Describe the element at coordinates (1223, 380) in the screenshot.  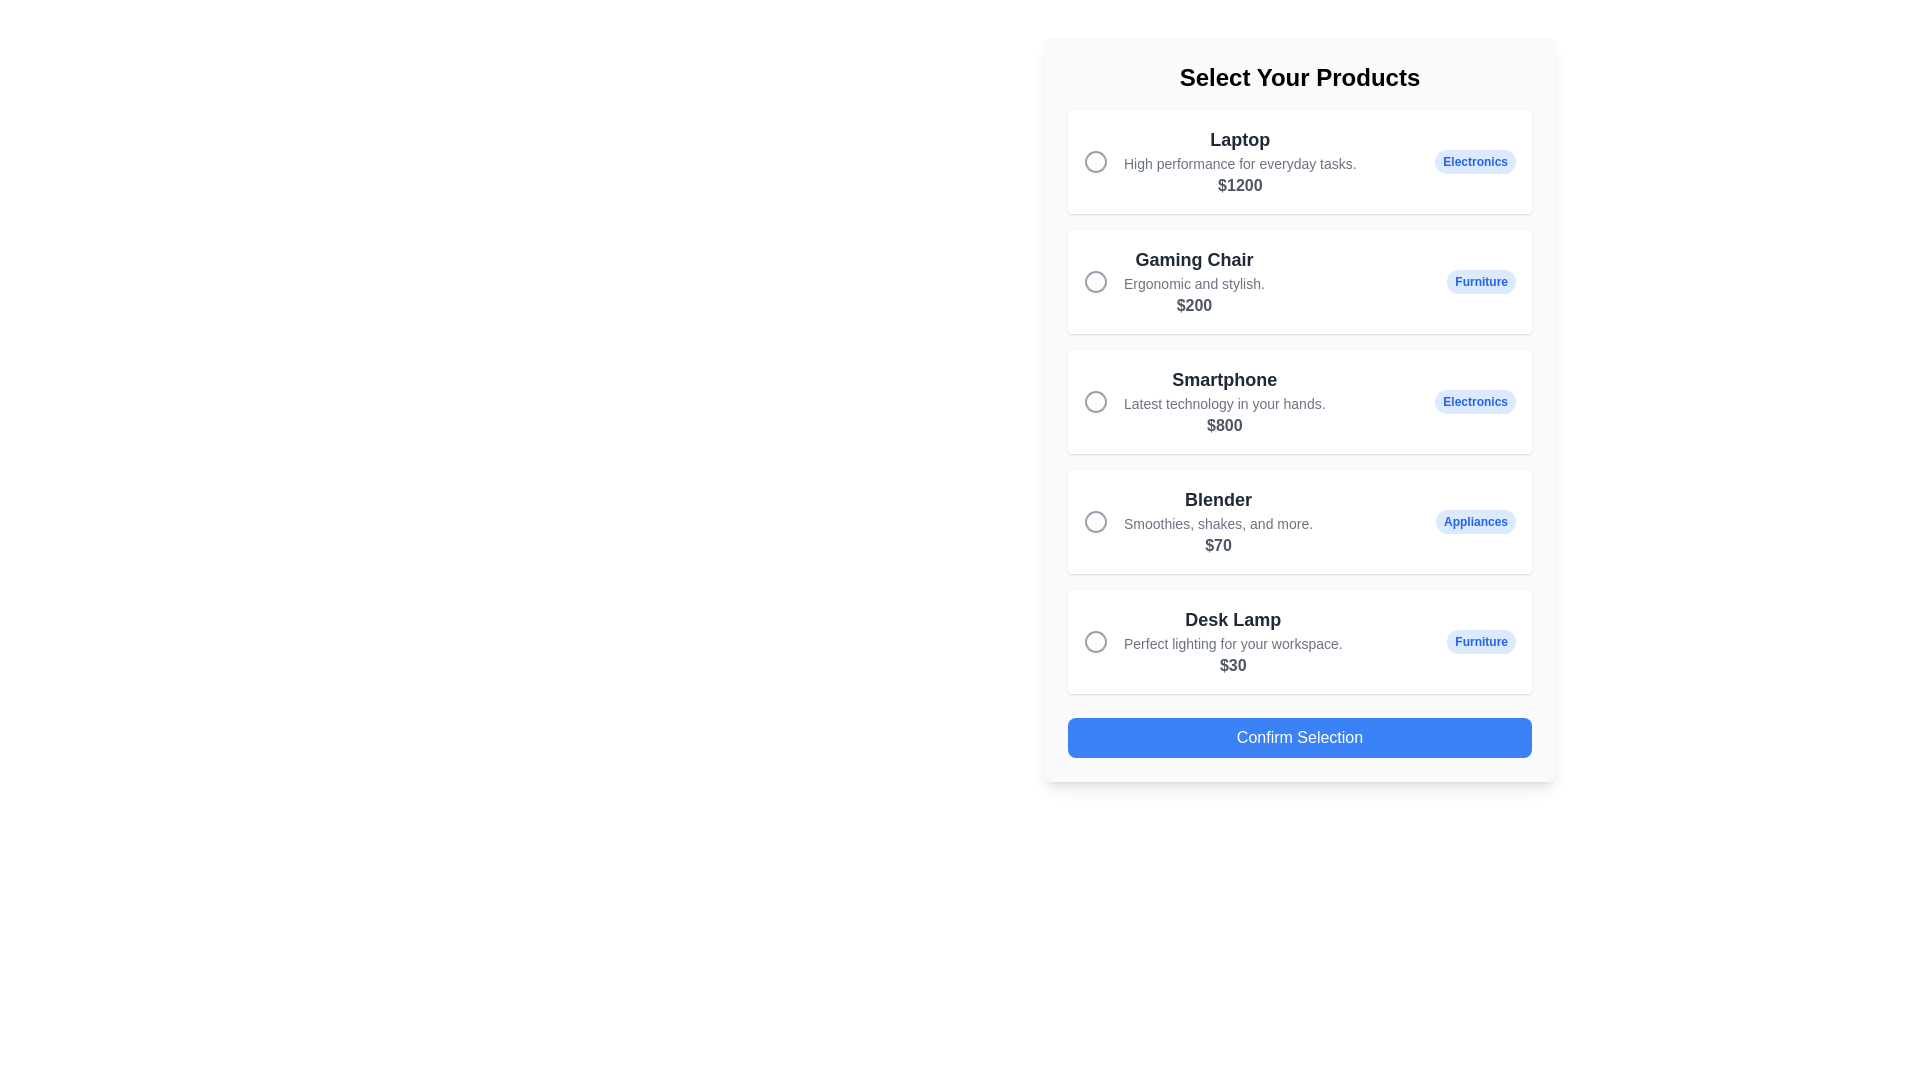
I see `the Text label representing the product title, which is positioned above the description and price` at that location.